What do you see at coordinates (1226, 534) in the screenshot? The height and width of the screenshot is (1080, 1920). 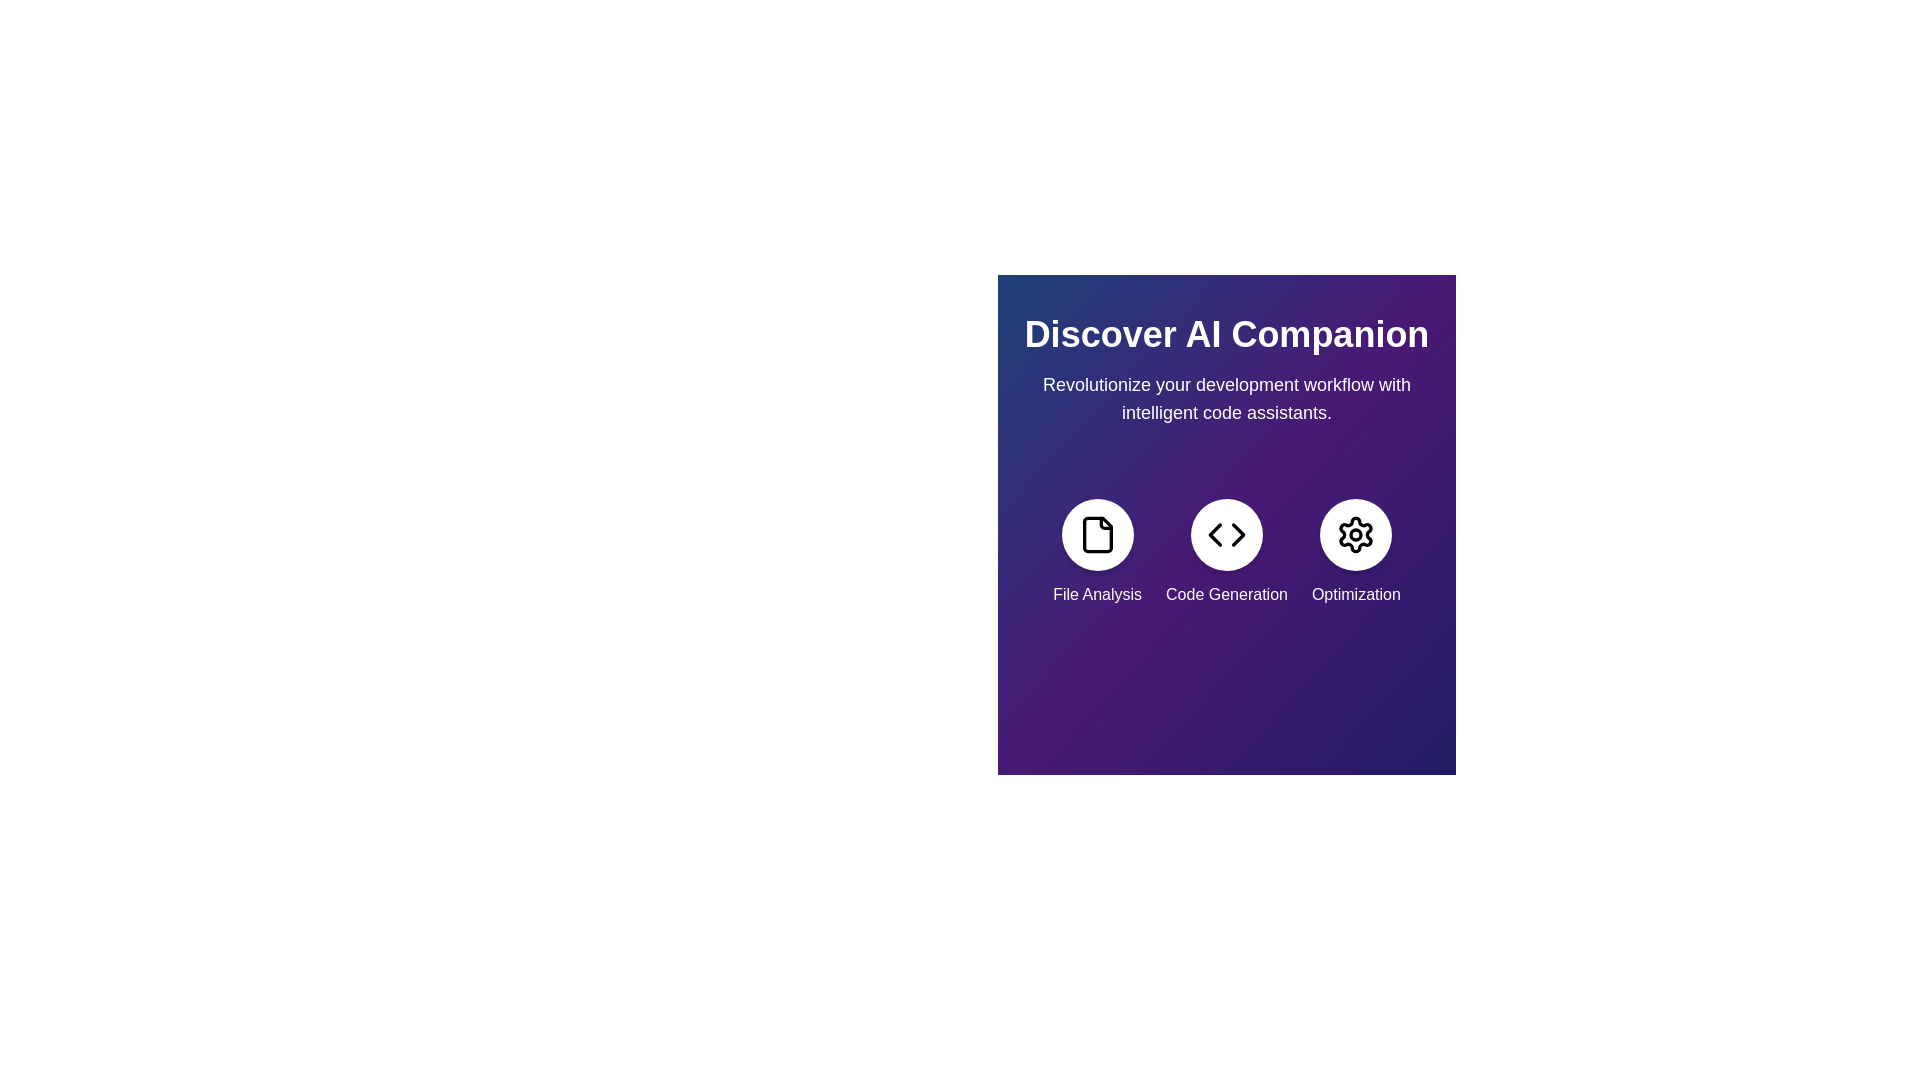 I see `the 'Code Generation' icon located in the middle of the trio under the 'Discover AI Companion' header` at bounding box center [1226, 534].